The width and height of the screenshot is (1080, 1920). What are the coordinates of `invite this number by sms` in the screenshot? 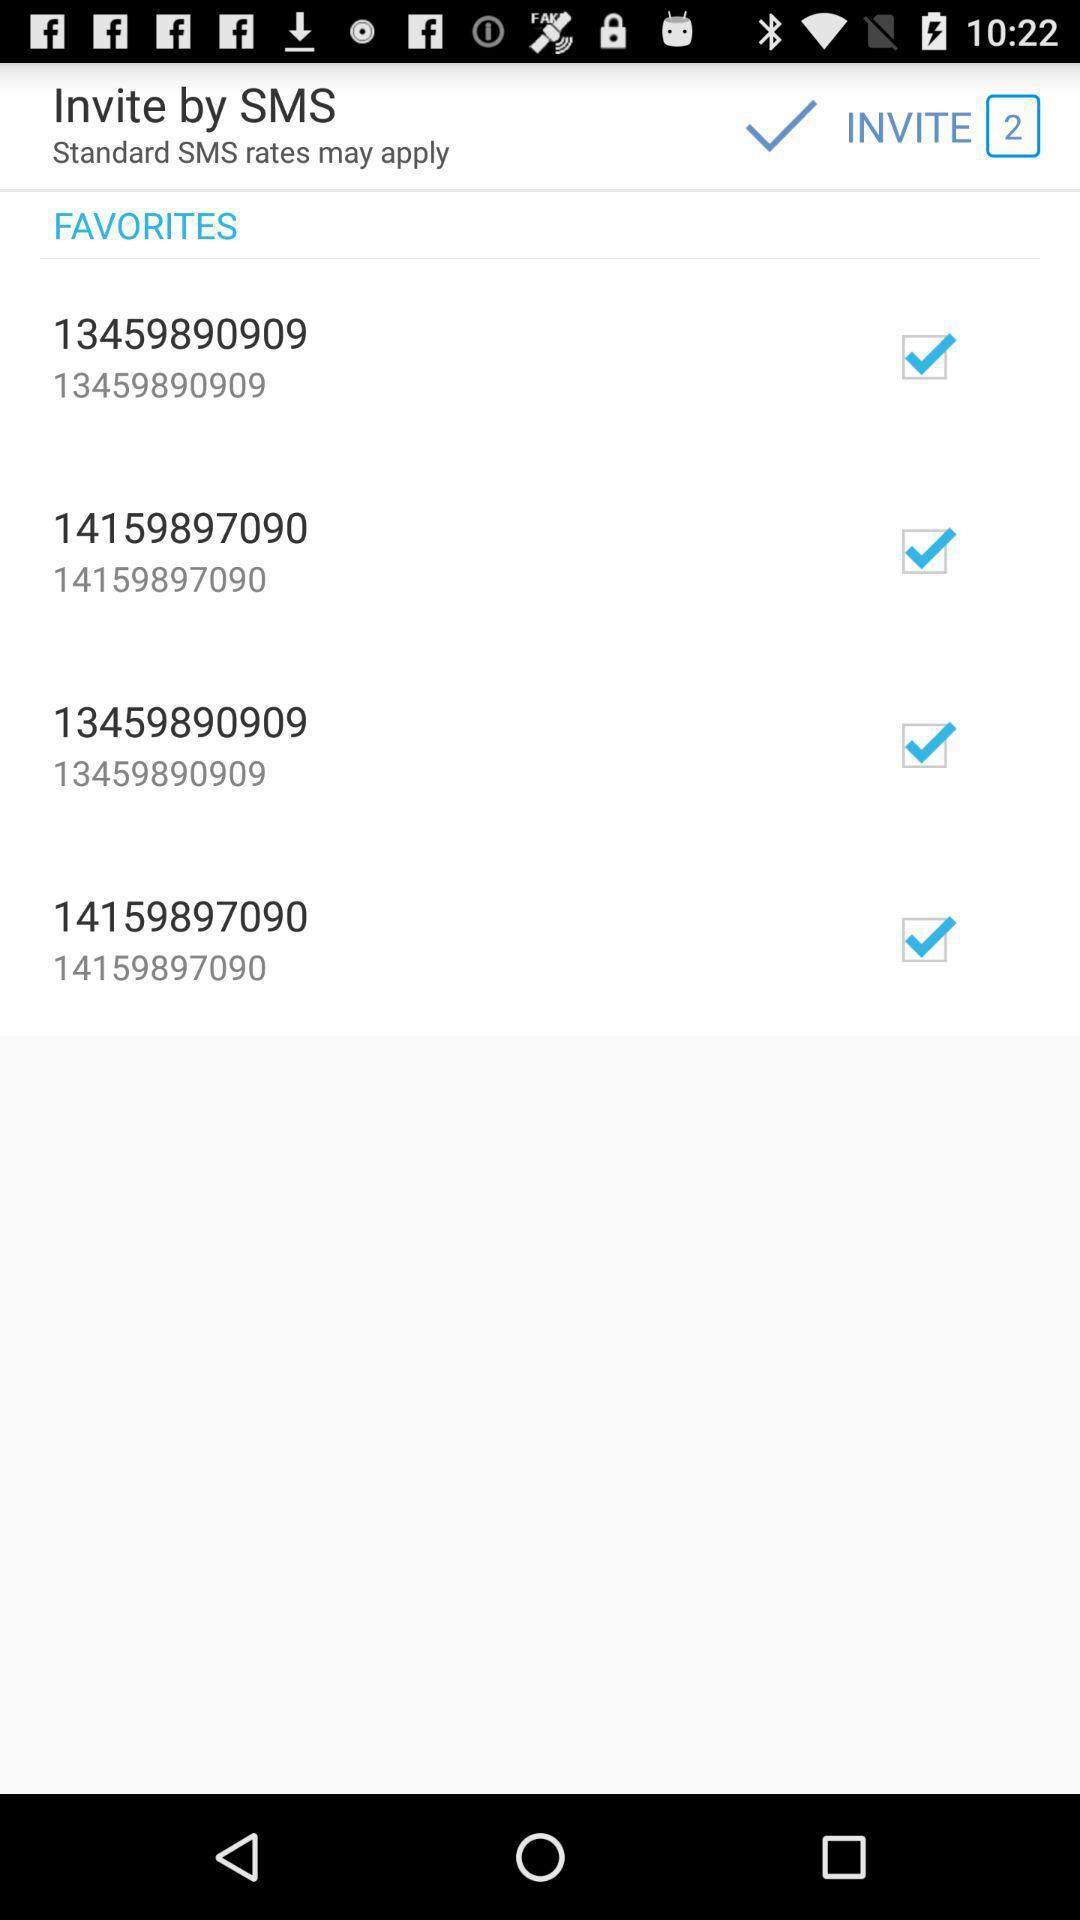 It's located at (982, 549).